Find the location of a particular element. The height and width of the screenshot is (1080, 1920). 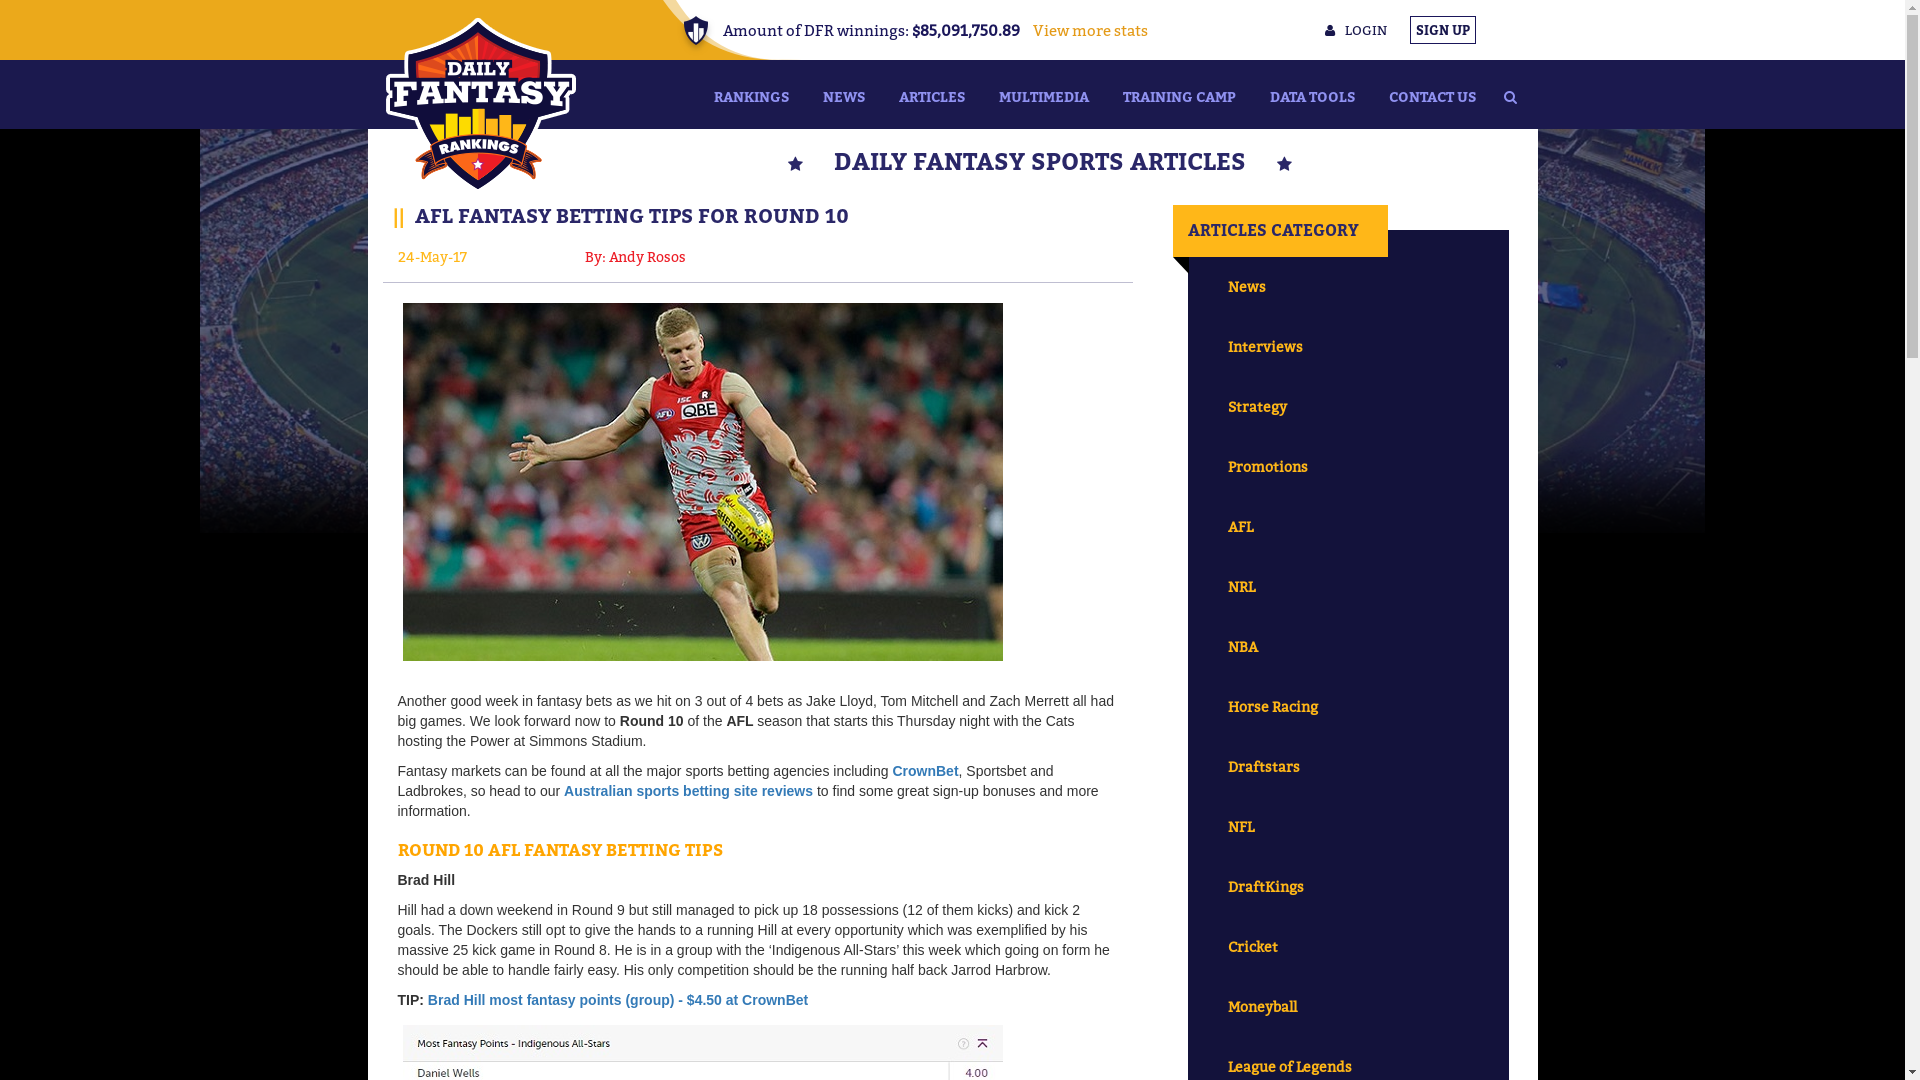

'Promotions' is located at coordinates (1348, 466).